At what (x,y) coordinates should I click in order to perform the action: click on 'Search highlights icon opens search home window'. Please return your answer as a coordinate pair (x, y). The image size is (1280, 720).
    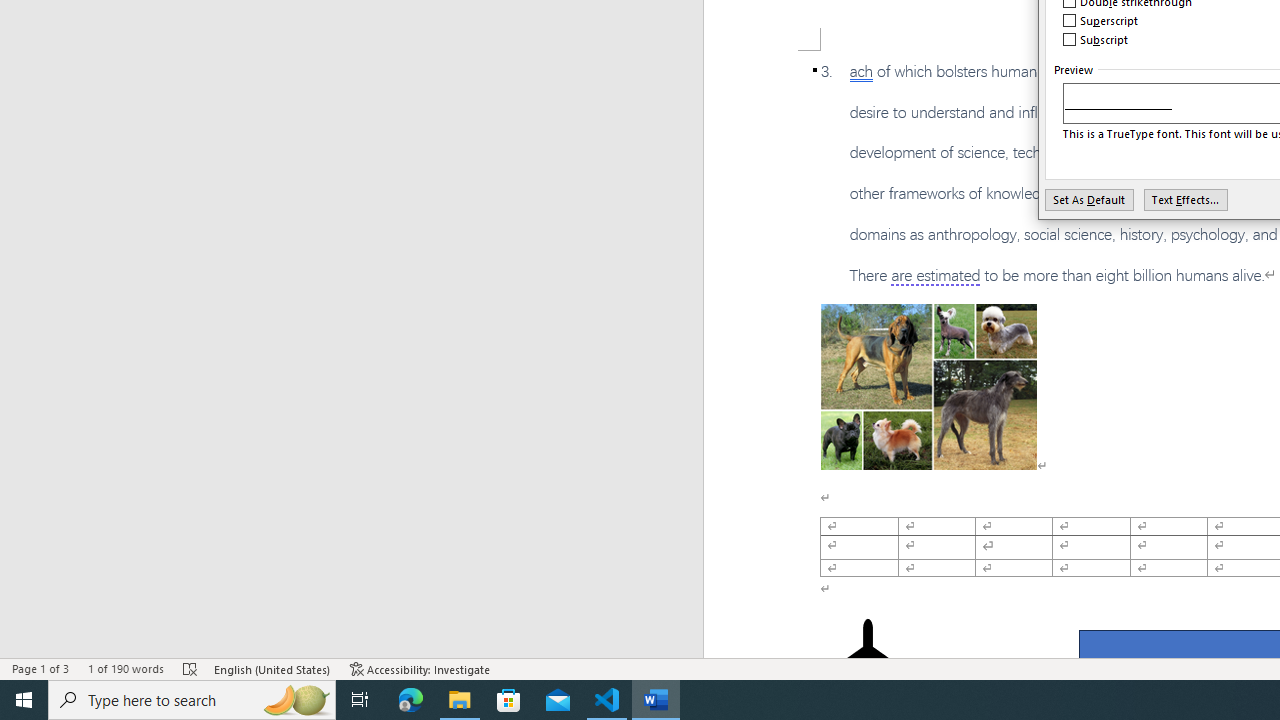
    Looking at the image, I should click on (294, 698).